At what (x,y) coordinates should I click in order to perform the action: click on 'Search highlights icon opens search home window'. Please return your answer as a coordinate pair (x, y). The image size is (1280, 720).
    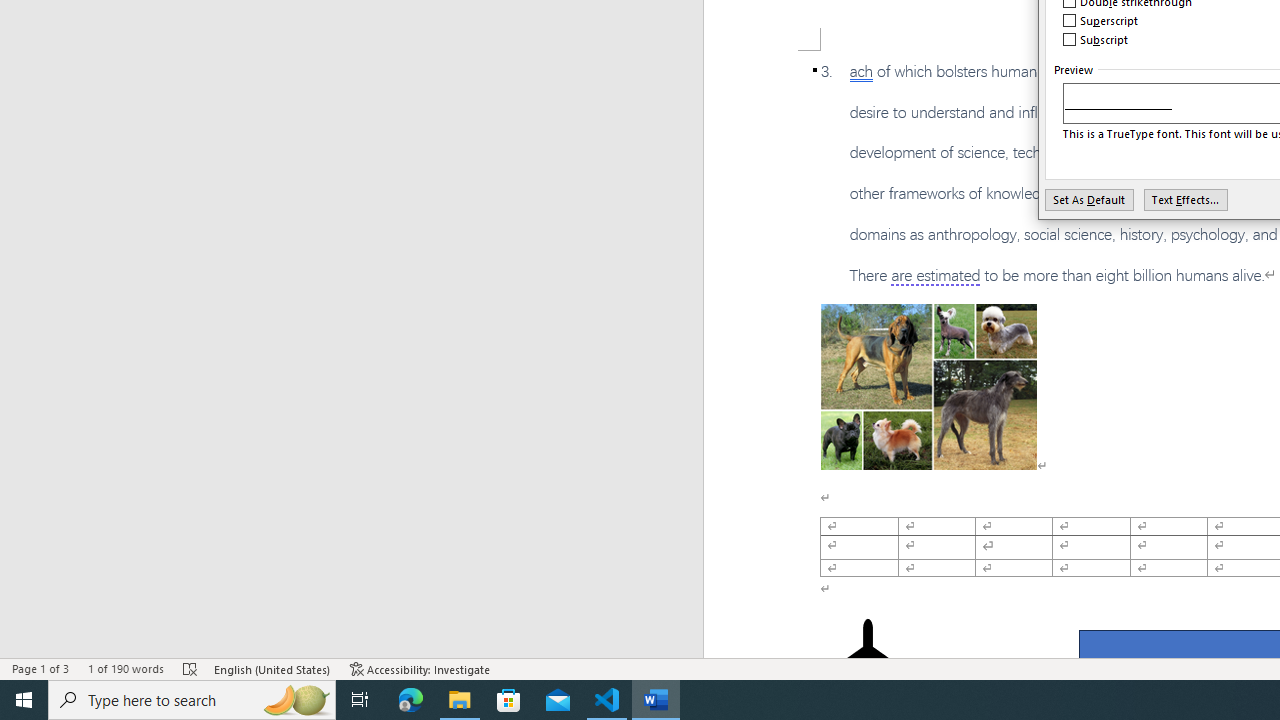
    Looking at the image, I should click on (294, 698).